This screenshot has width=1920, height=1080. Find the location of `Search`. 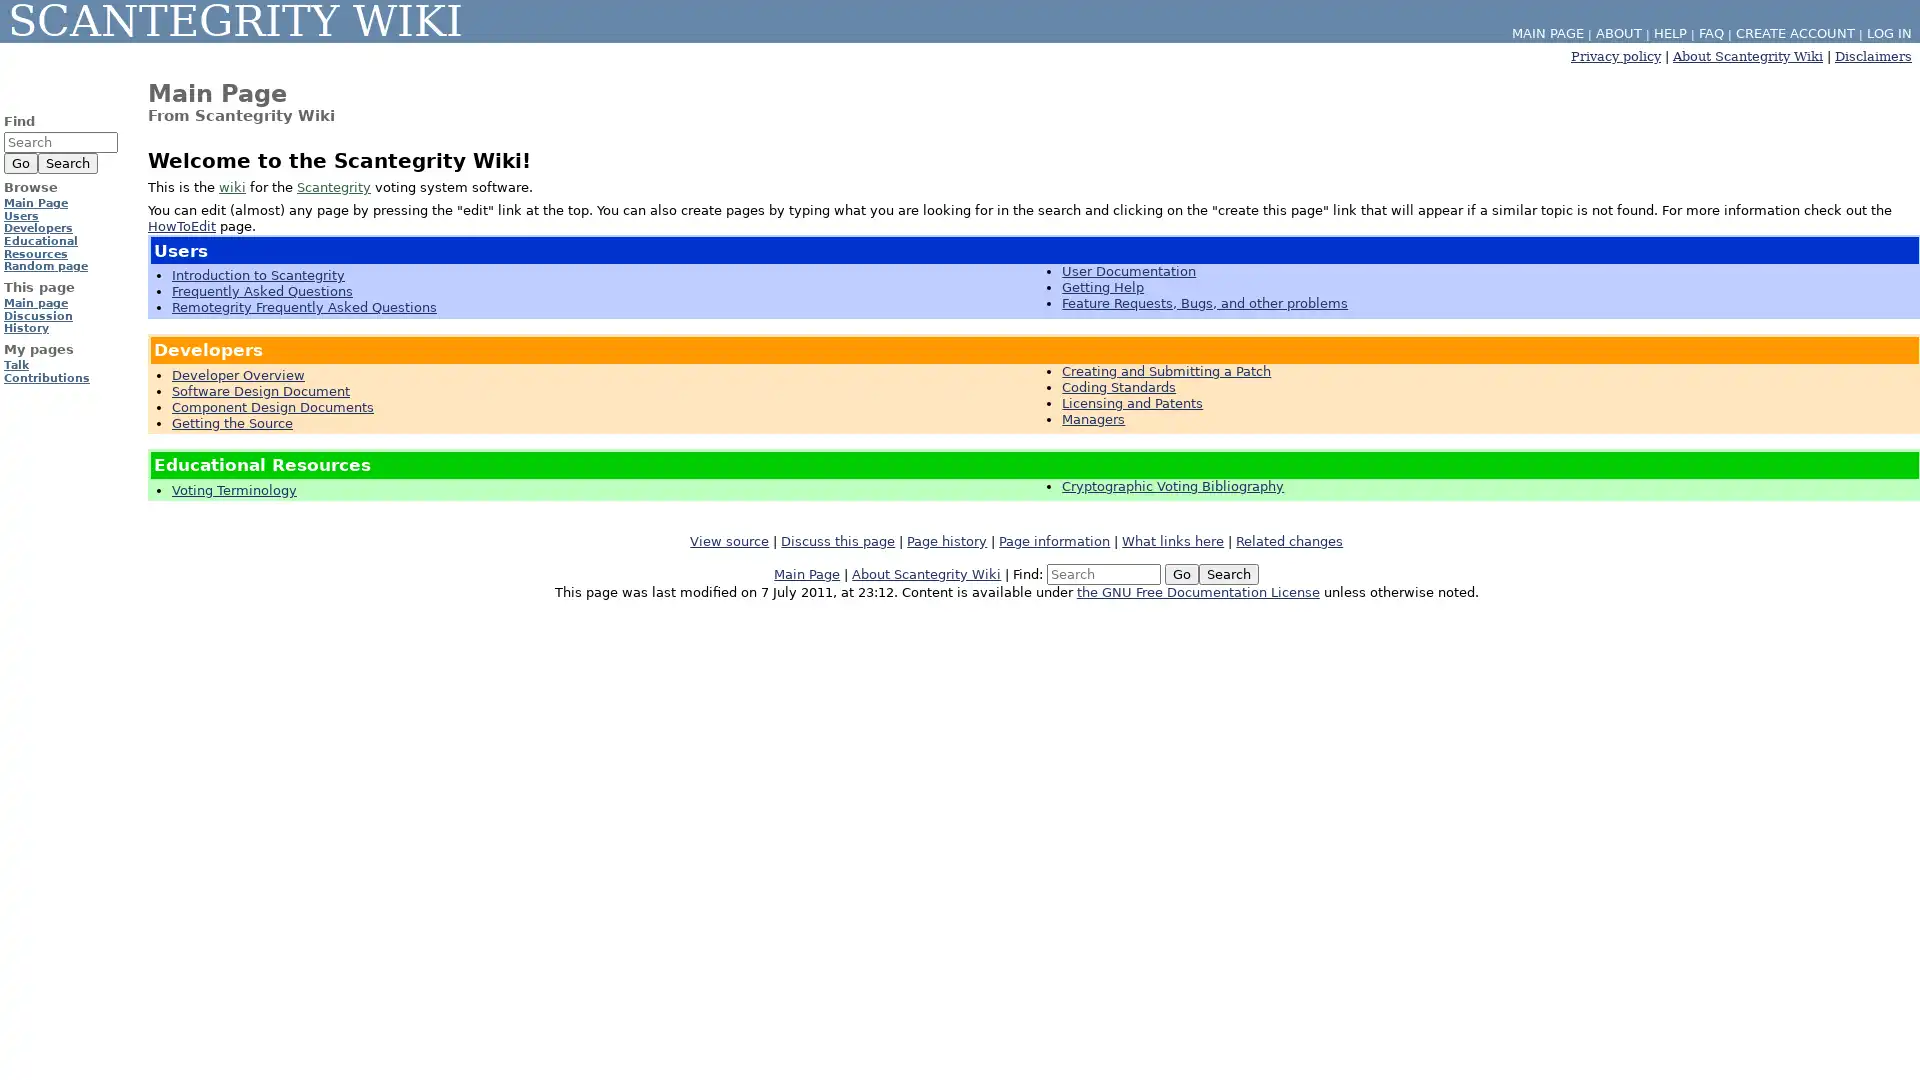

Search is located at coordinates (1227, 573).